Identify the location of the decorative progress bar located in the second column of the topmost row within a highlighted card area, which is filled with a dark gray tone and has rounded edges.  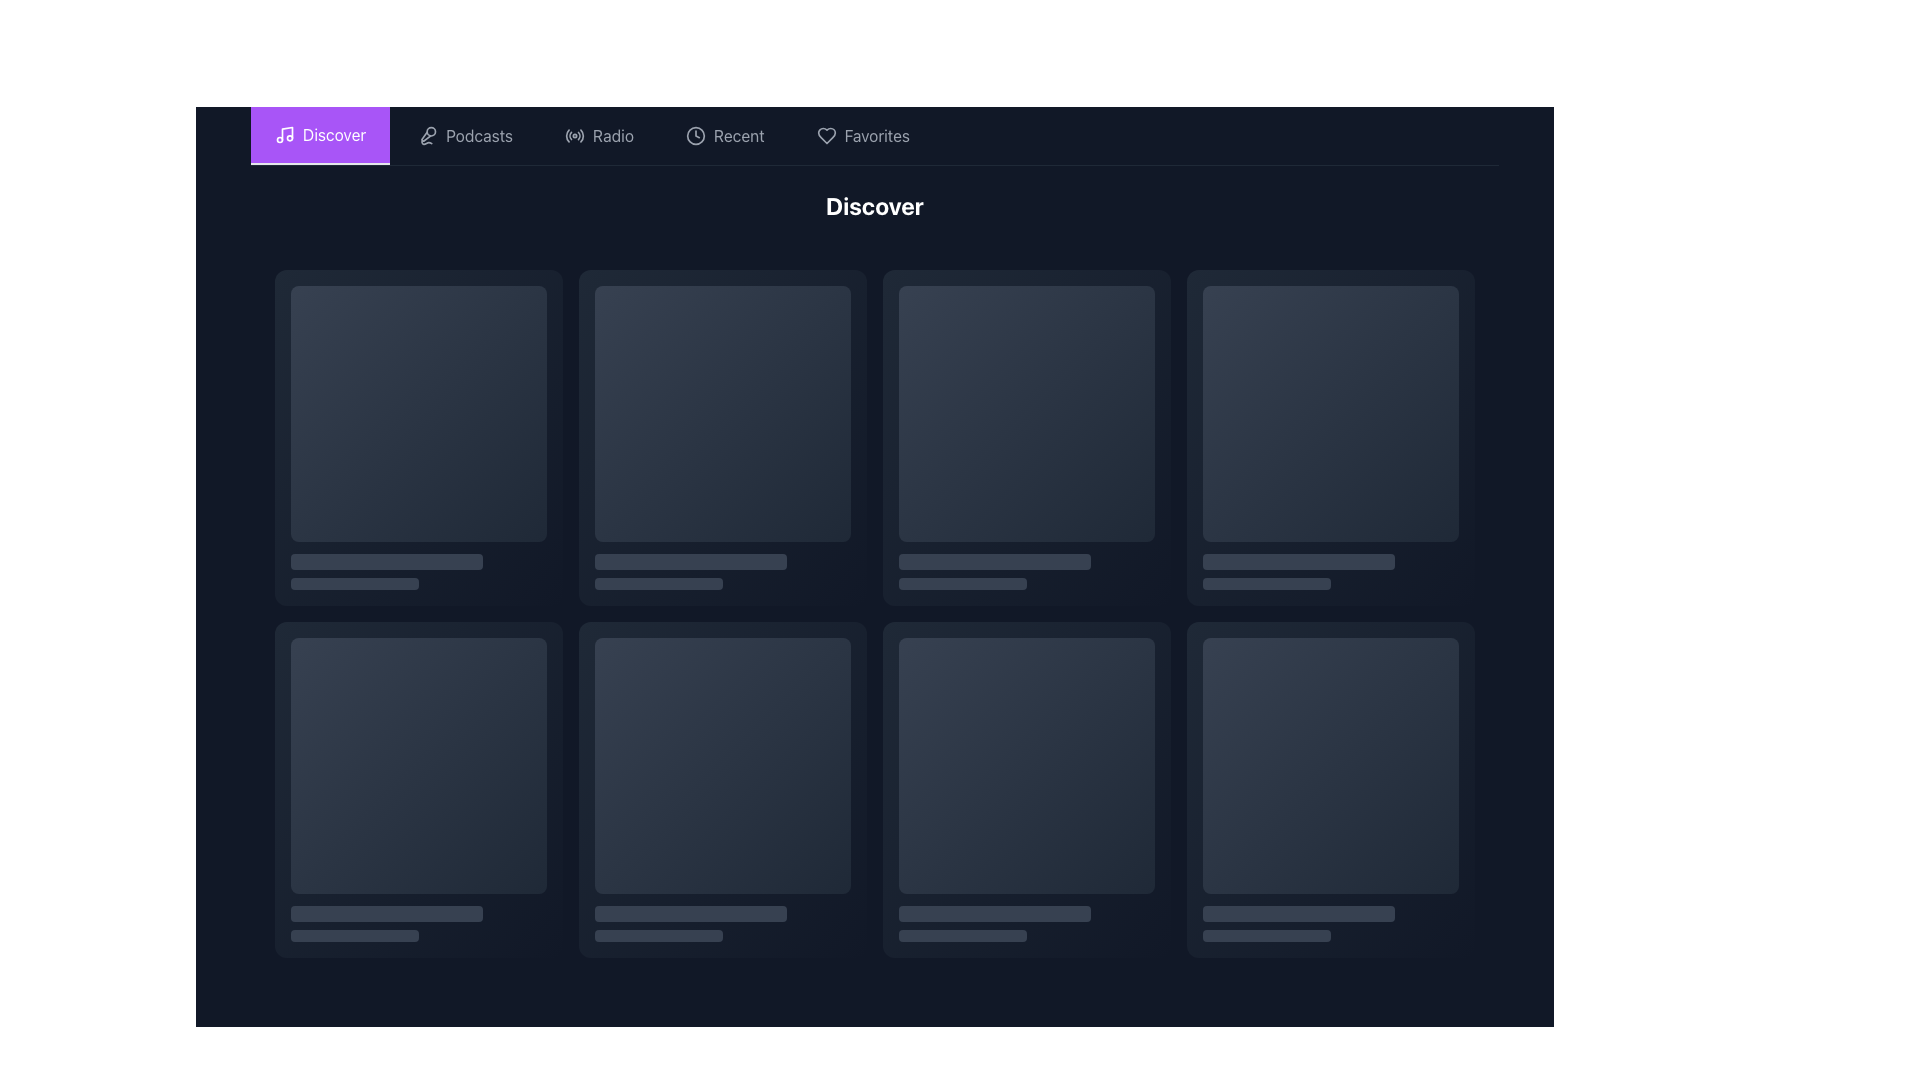
(963, 583).